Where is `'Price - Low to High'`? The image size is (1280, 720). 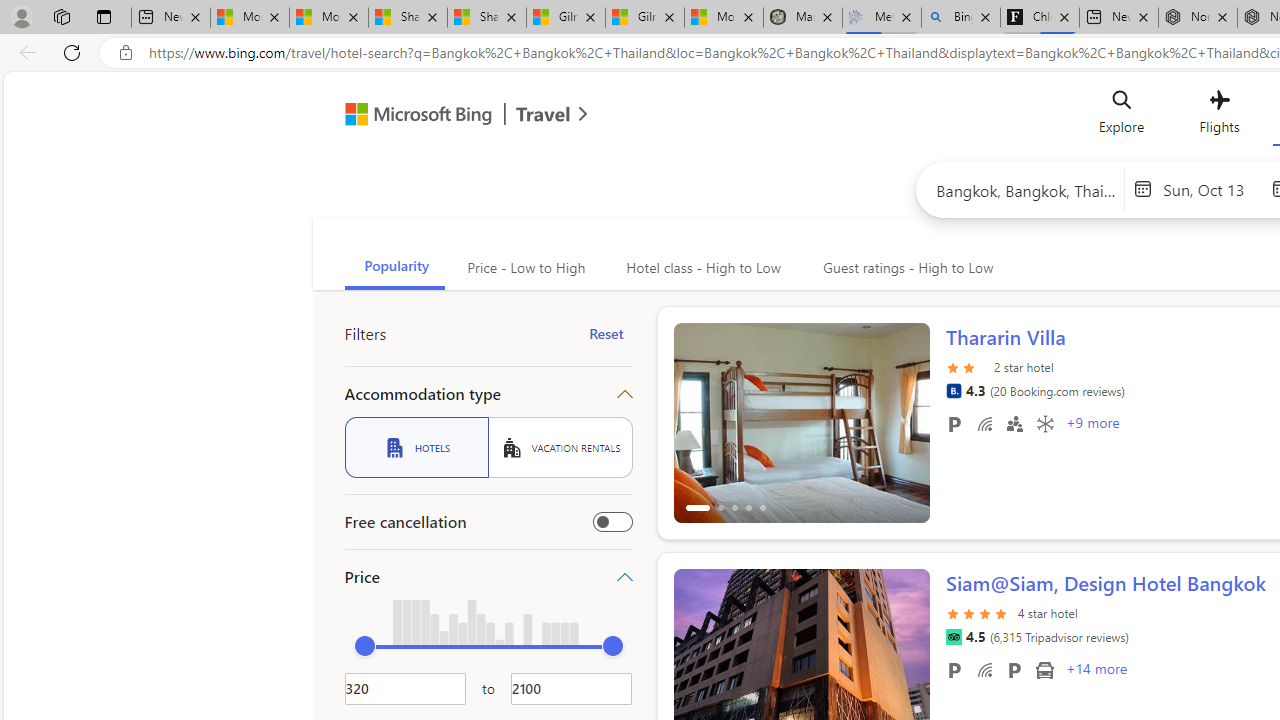
'Price - Low to High' is located at coordinates (524, 267).